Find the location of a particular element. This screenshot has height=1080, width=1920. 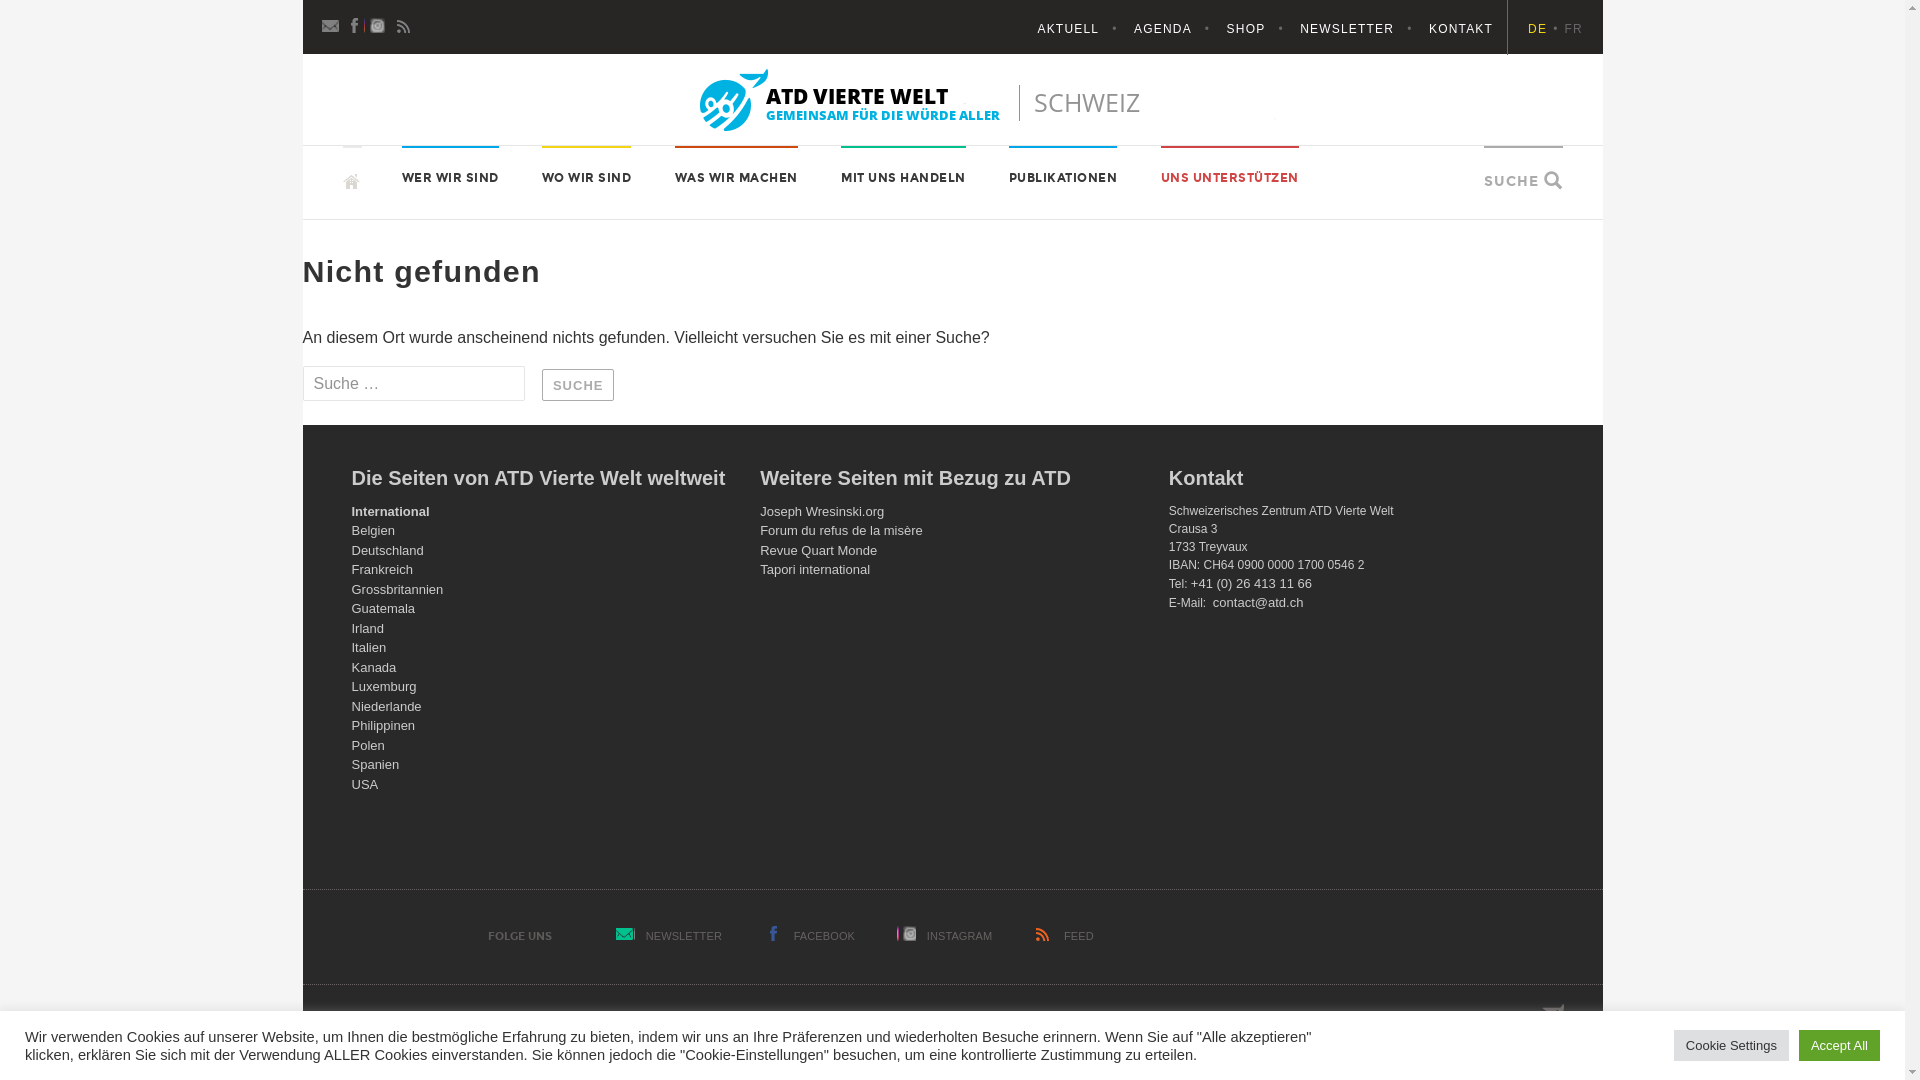

'Italien' is located at coordinates (351, 647).